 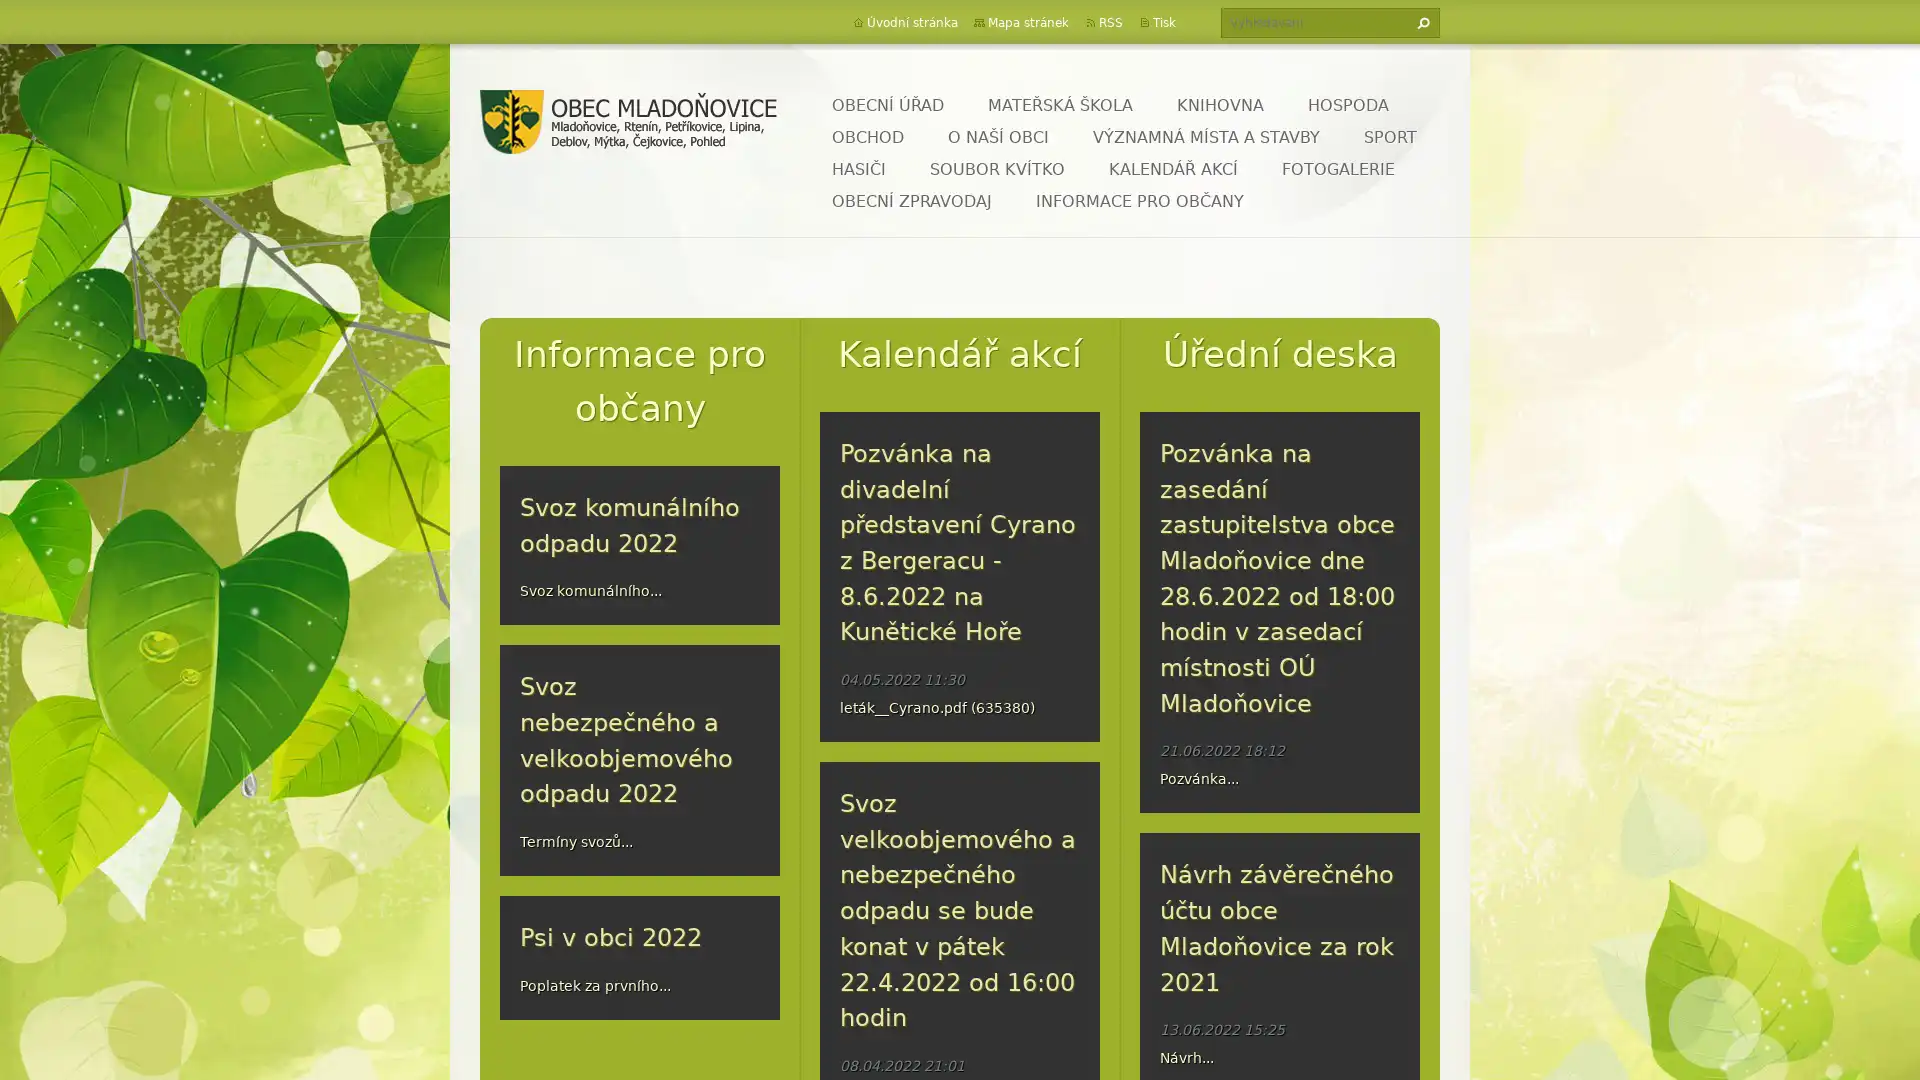 What do you see at coordinates (1419, 23) in the screenshot?
I see `Hledat` at bounding box center [1419, 23].